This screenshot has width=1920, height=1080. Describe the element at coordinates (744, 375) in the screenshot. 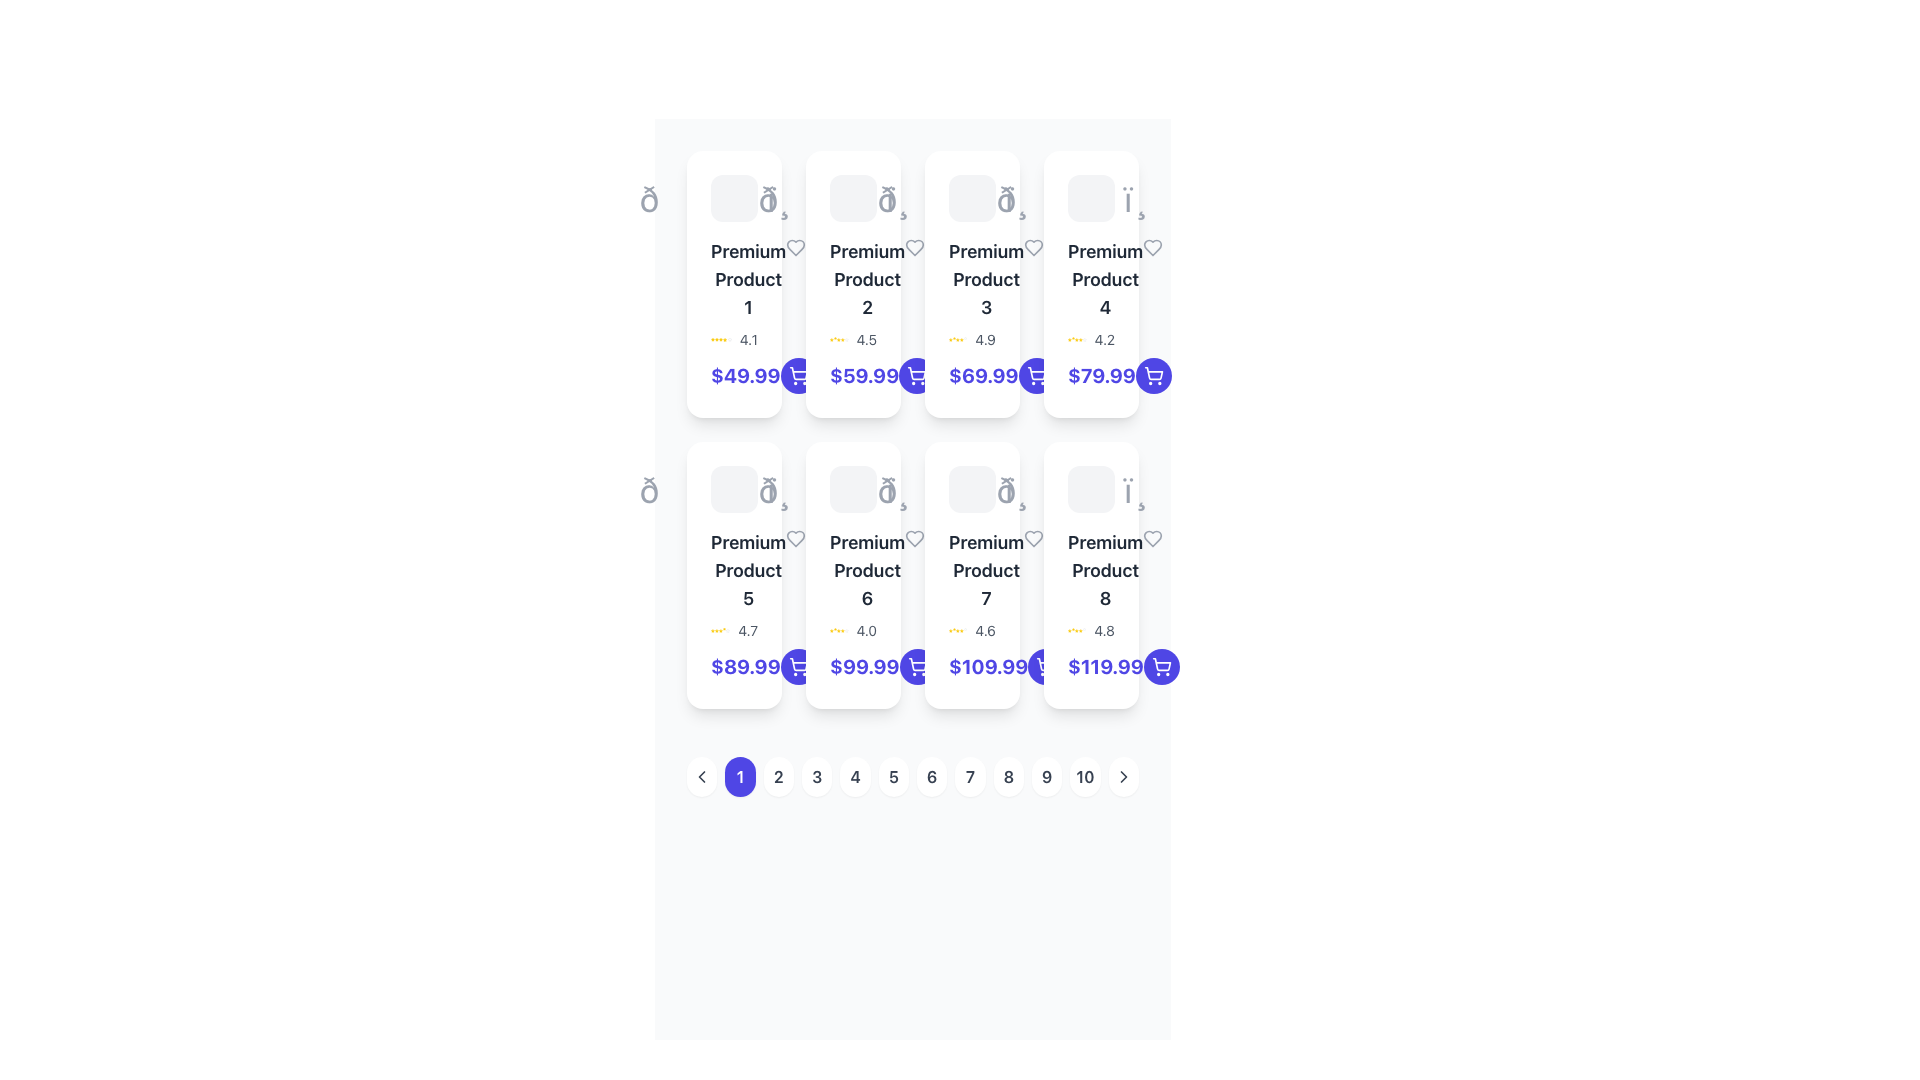

I see `price label located in the first product card on the top-left corner of the grid, positioned below the product title and rating, to the left of the shopping cart button` at that location.